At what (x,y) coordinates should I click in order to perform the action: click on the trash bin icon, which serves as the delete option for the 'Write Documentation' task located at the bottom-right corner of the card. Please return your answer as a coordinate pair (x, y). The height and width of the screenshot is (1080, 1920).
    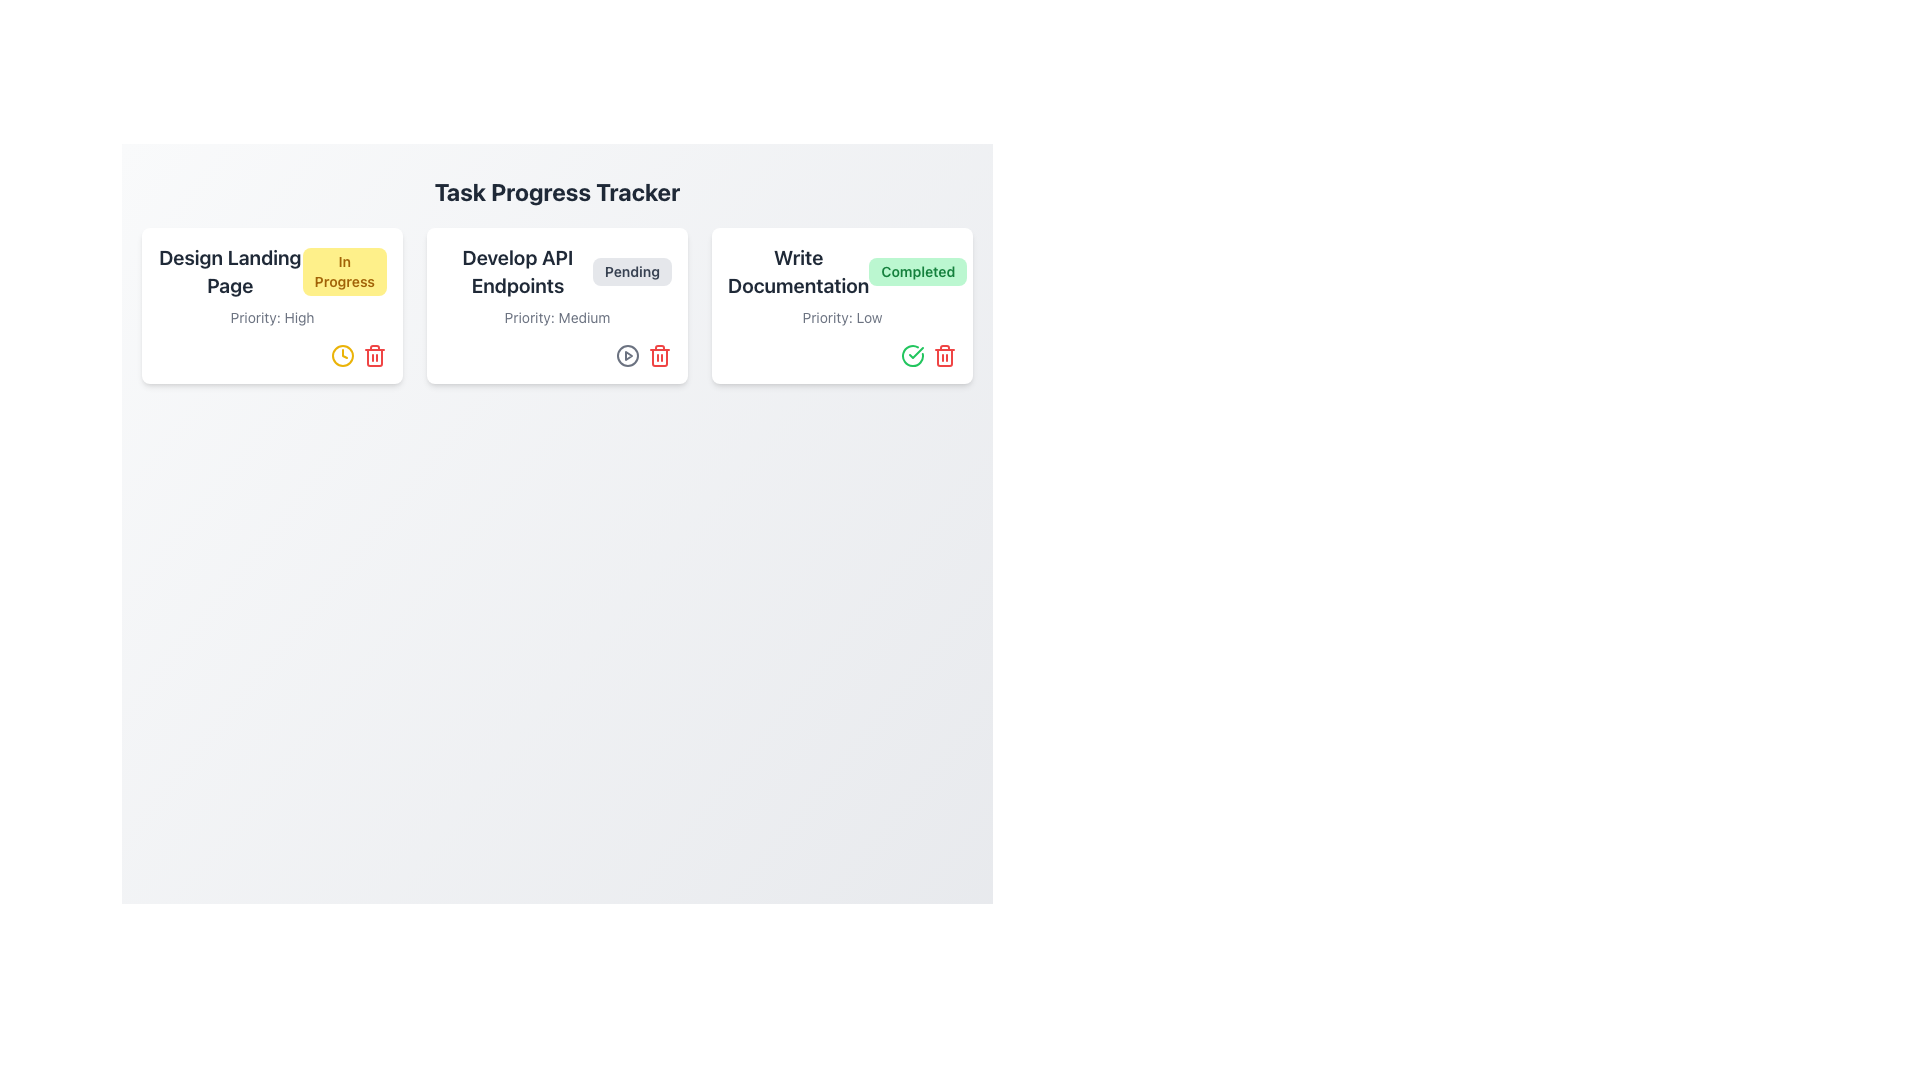
    Looking at the image, I should click on (944, 357).